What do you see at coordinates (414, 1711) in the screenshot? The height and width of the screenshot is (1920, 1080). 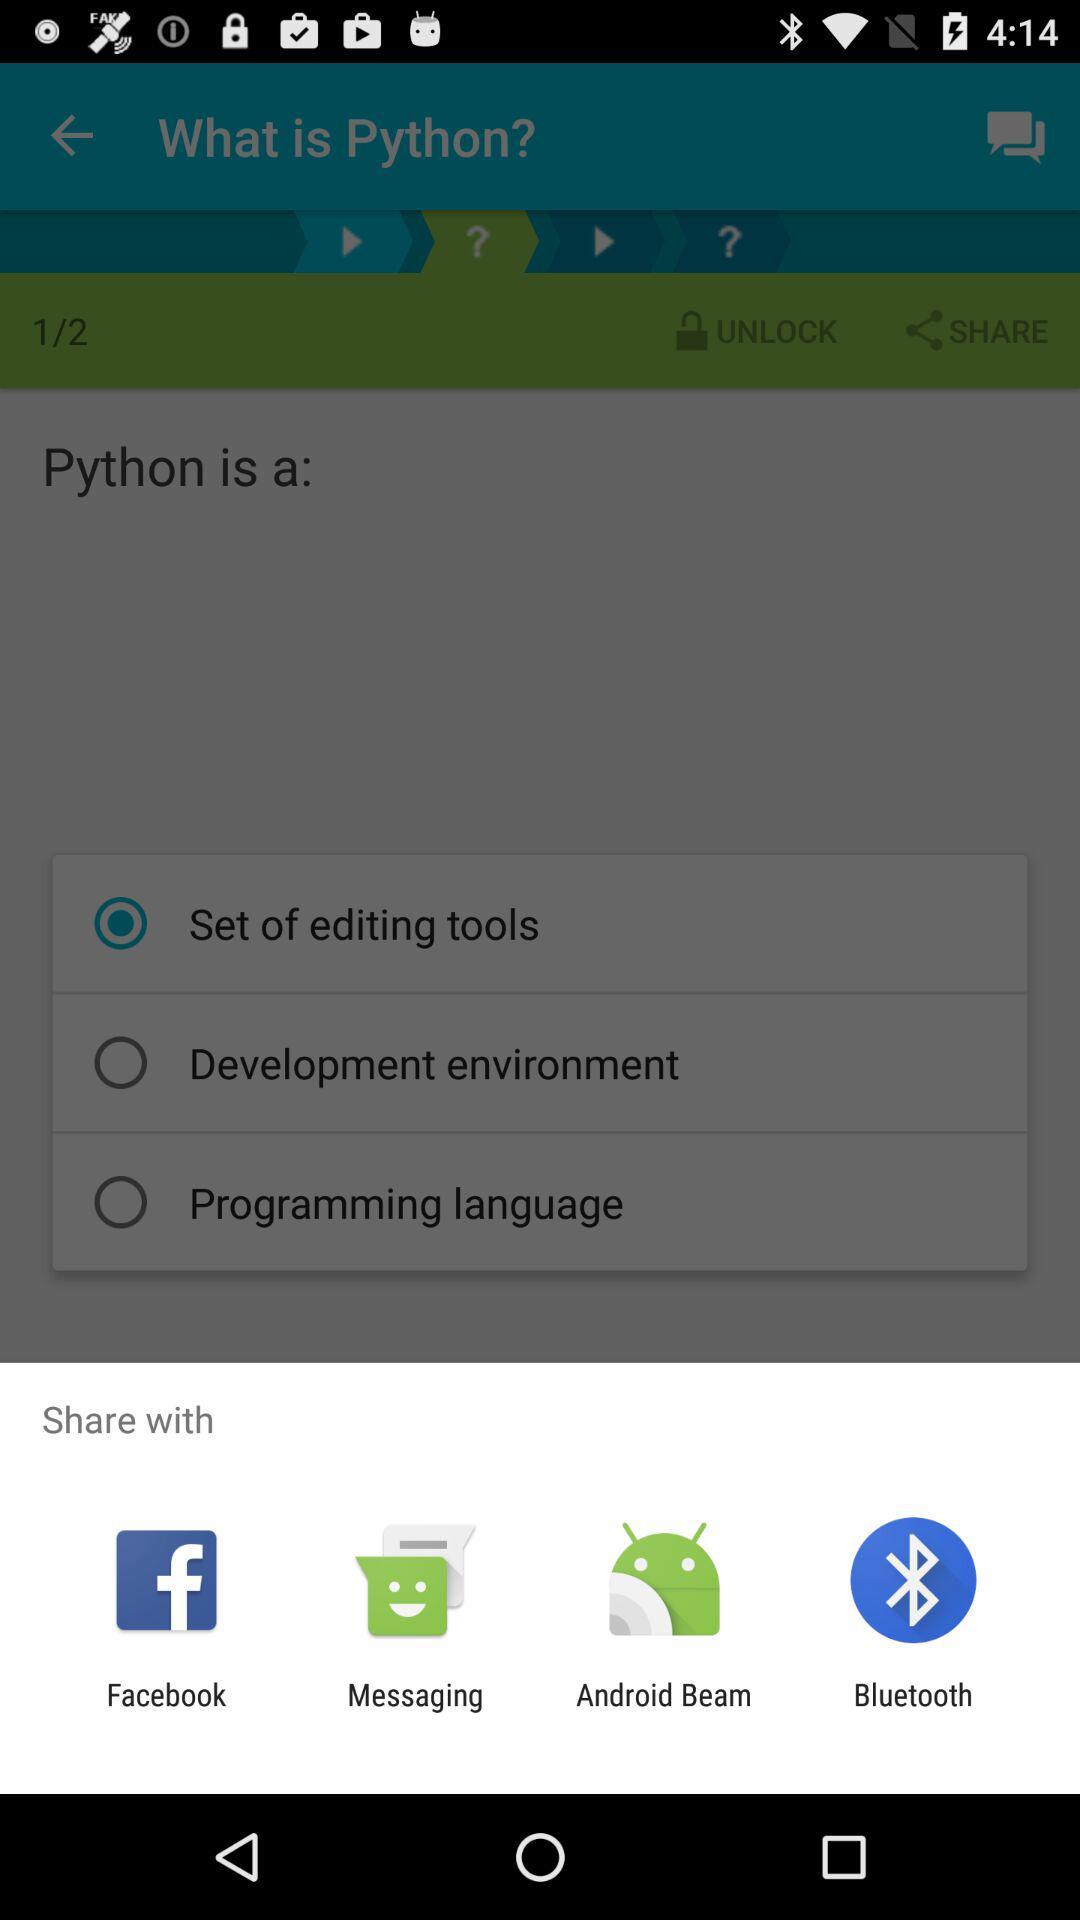 I see `app to the left of the android beam icon` at bounding box center [414, 1711].